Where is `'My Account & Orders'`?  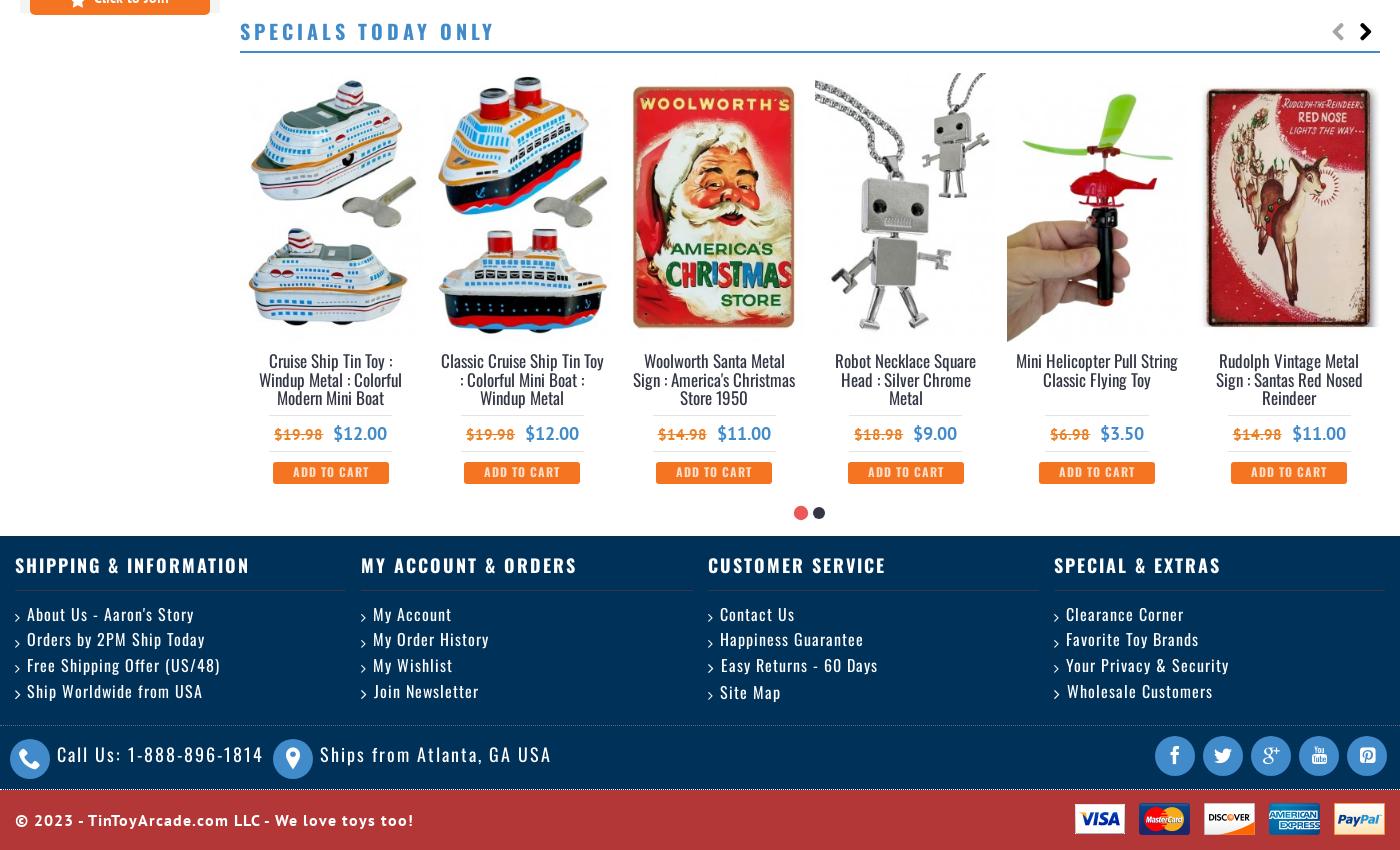
'My Account & Orders' is located at coordinates (361, 563).